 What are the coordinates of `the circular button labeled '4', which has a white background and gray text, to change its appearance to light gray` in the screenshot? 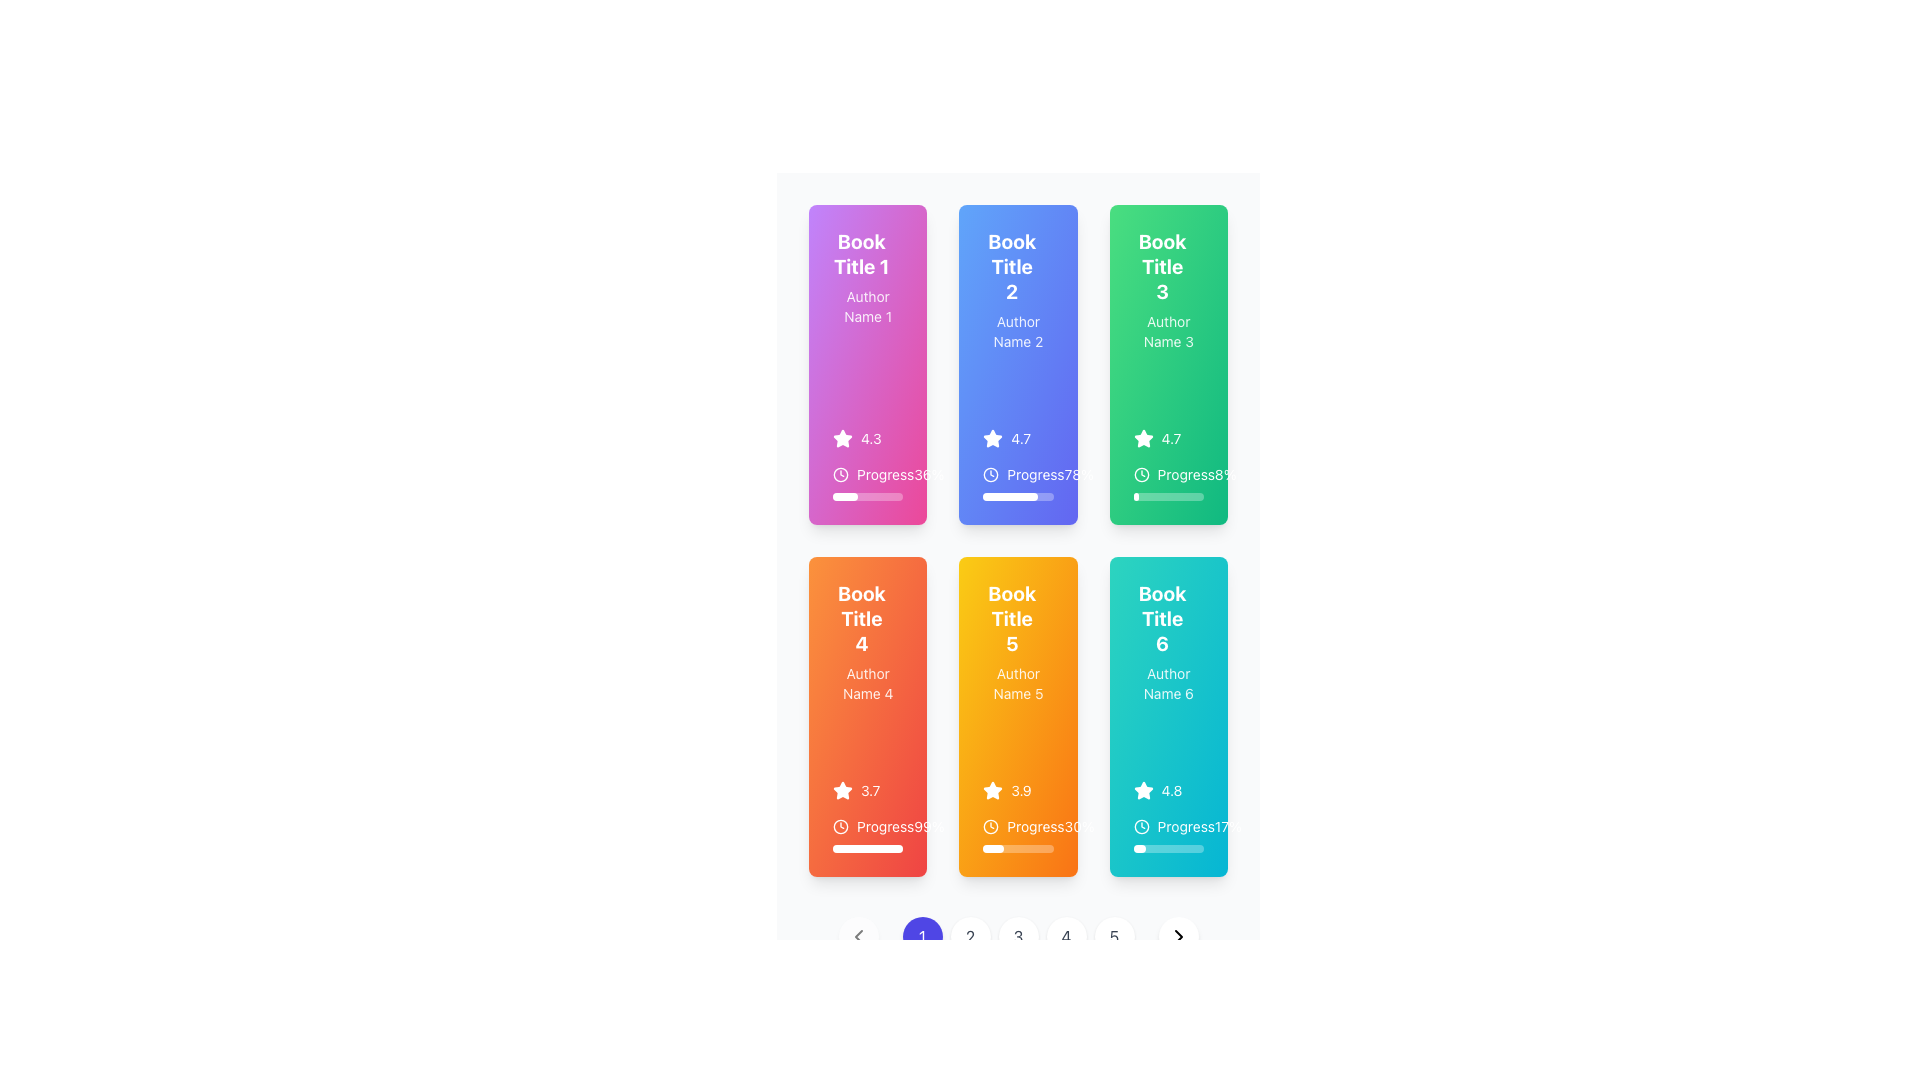 It's located at (1065, 937).